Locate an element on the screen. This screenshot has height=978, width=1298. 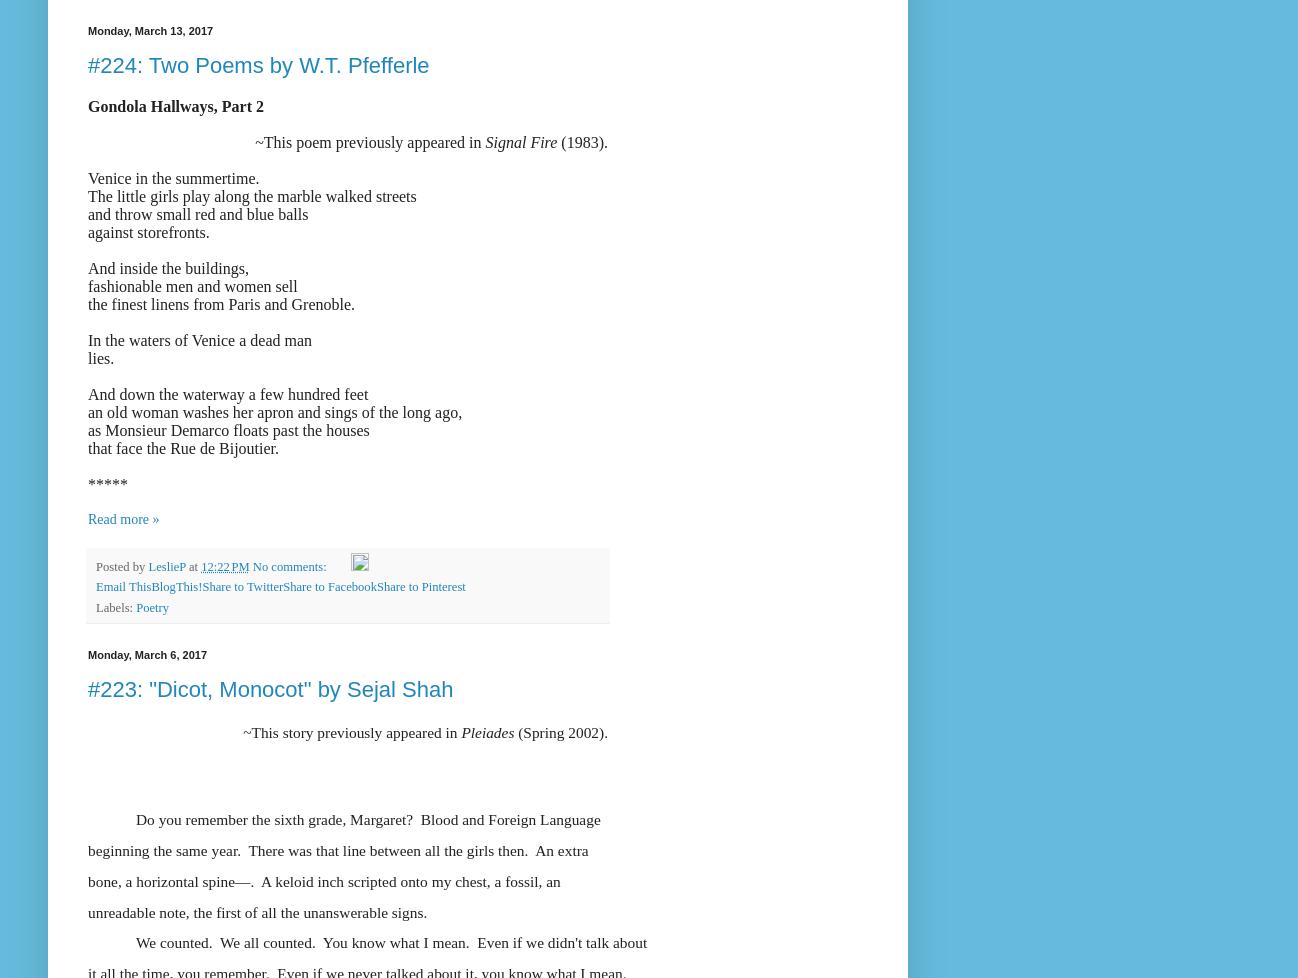
'Share to Facebook' is located at coordinates (329, 586).